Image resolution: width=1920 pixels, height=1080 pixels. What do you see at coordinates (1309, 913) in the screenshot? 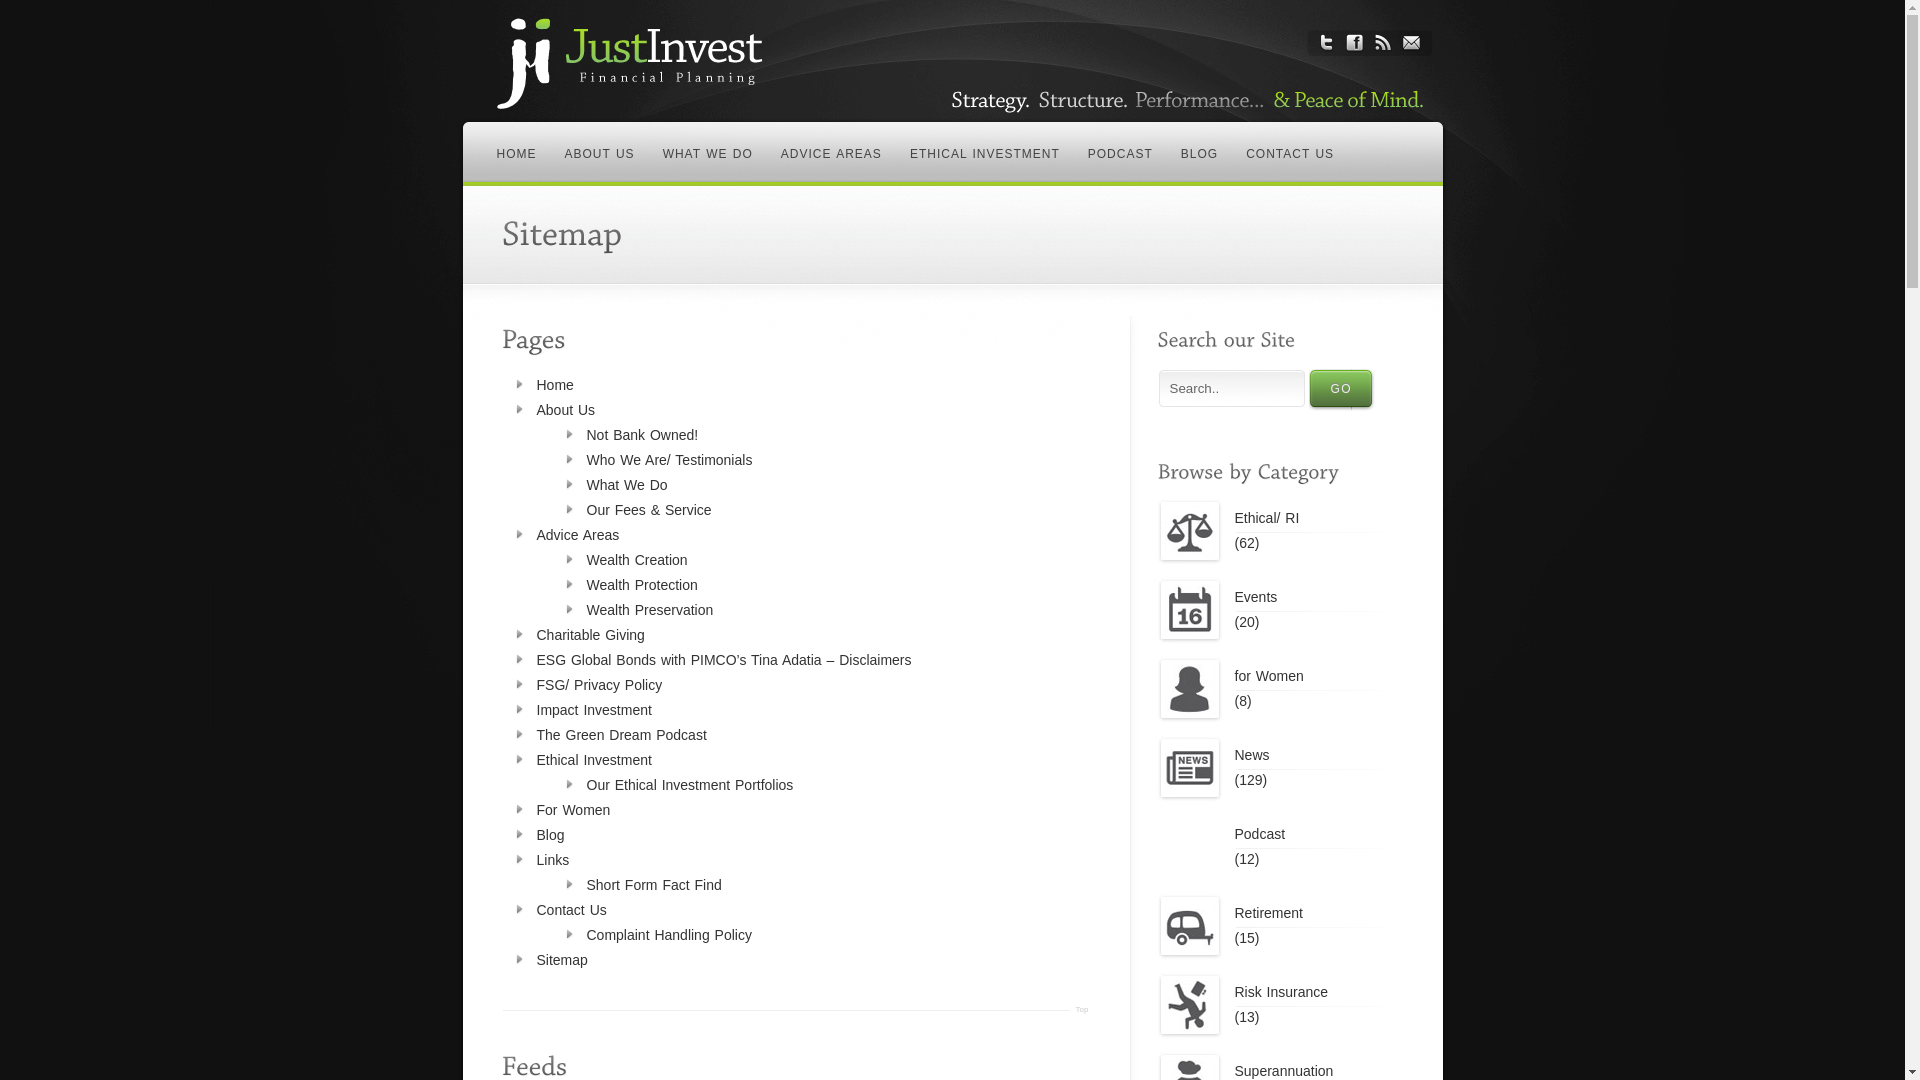
I see `'Retirement'` at bounding box center [1309, 913].